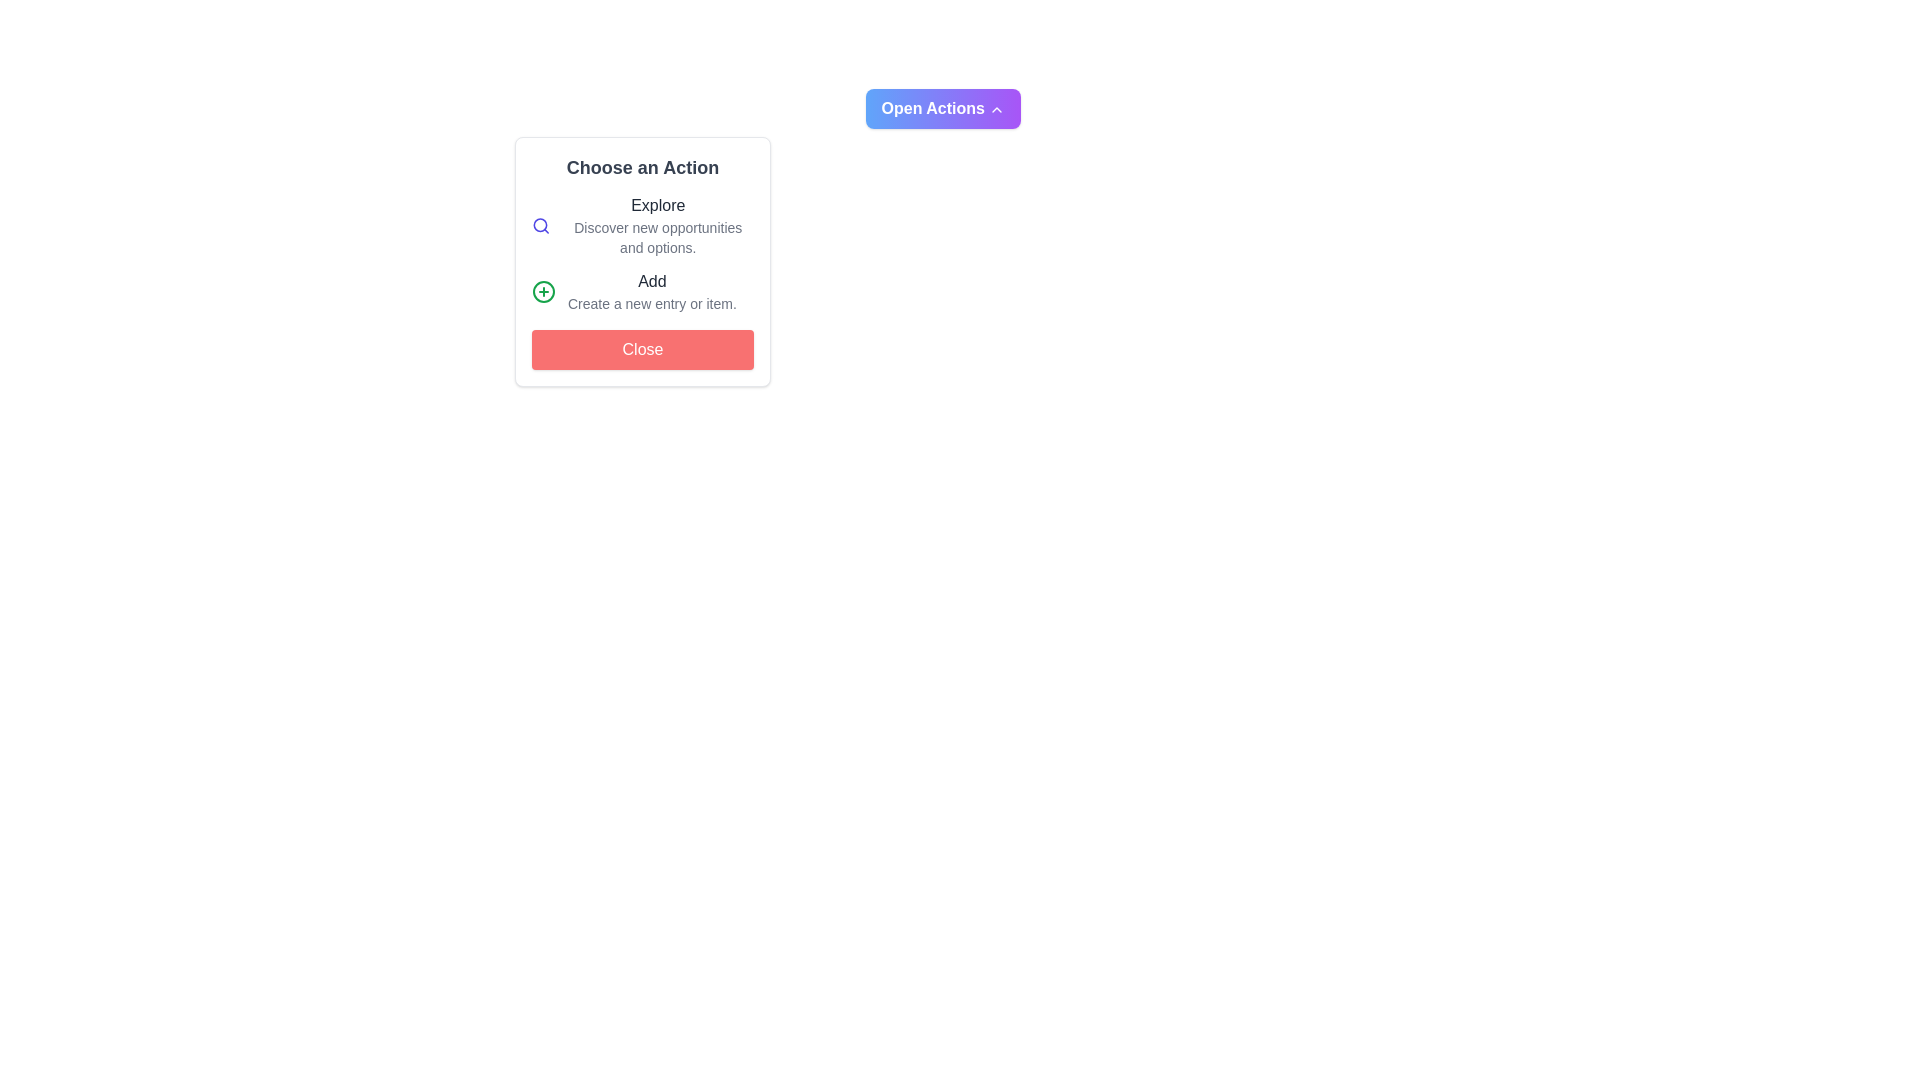 This screenshot has width=1920, height=1080. Describe the element at coordinates (652, 292) in the screenshot. I see `the 'Add' text label` at that location.